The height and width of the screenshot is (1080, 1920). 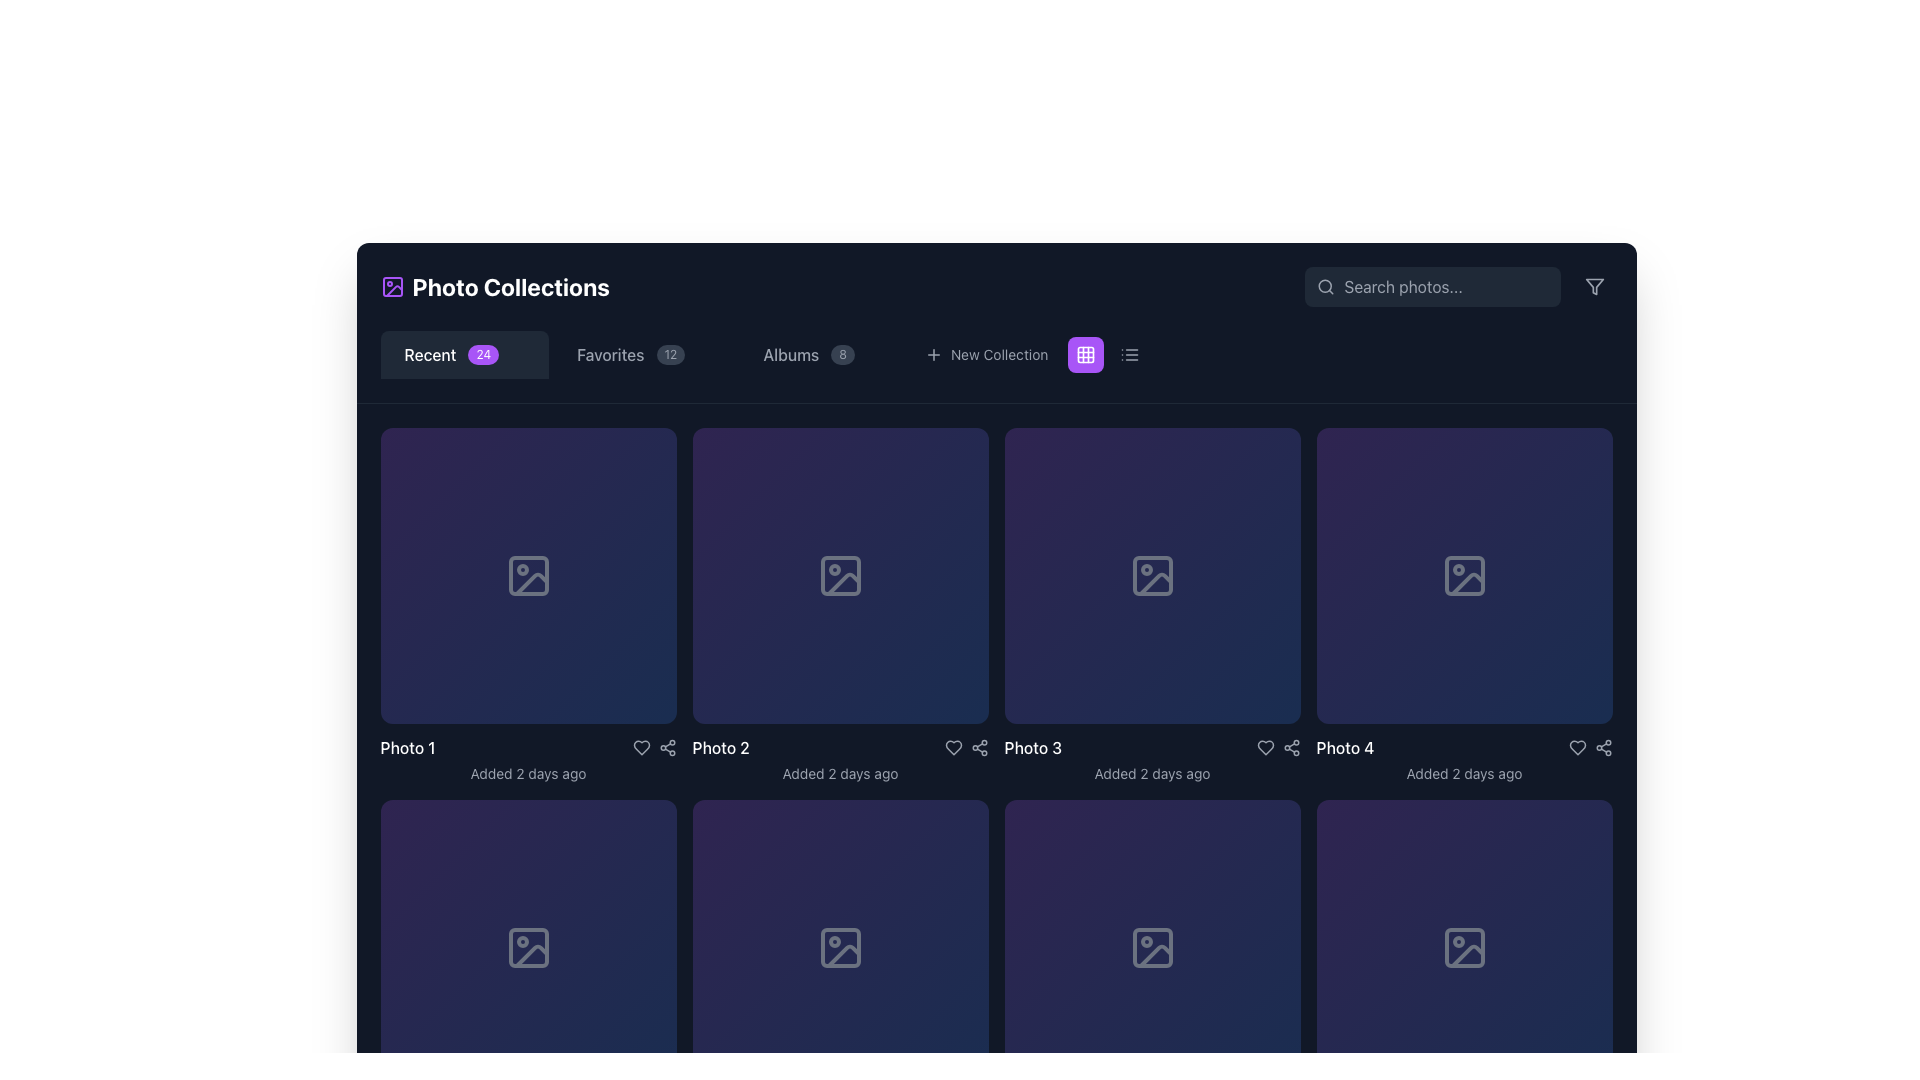 I want to click on the download icon button, which is represented by a downward arrowhead combined with a horizontal line, located in the second cell of the top row within a grid layout, so click(x=840, y=575).